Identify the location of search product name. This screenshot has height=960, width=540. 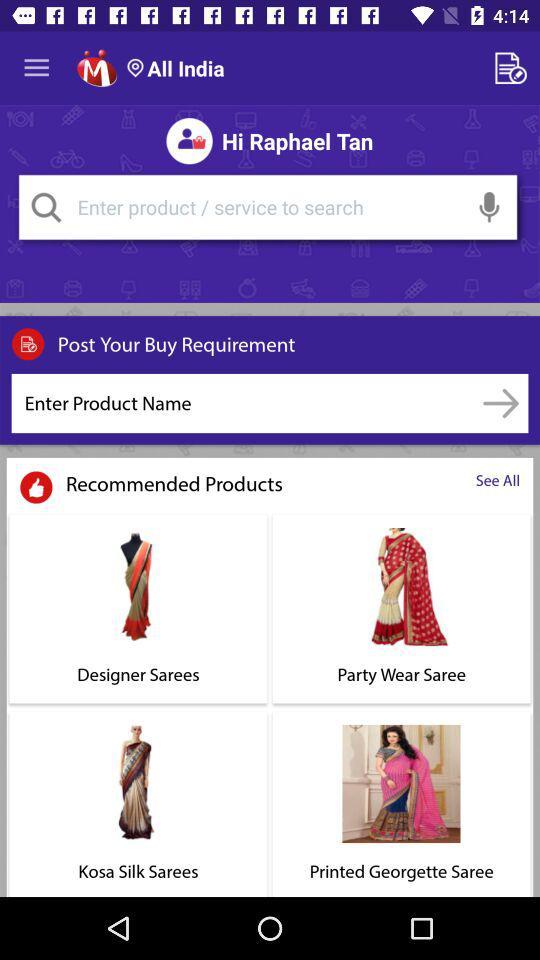
(500, 402).